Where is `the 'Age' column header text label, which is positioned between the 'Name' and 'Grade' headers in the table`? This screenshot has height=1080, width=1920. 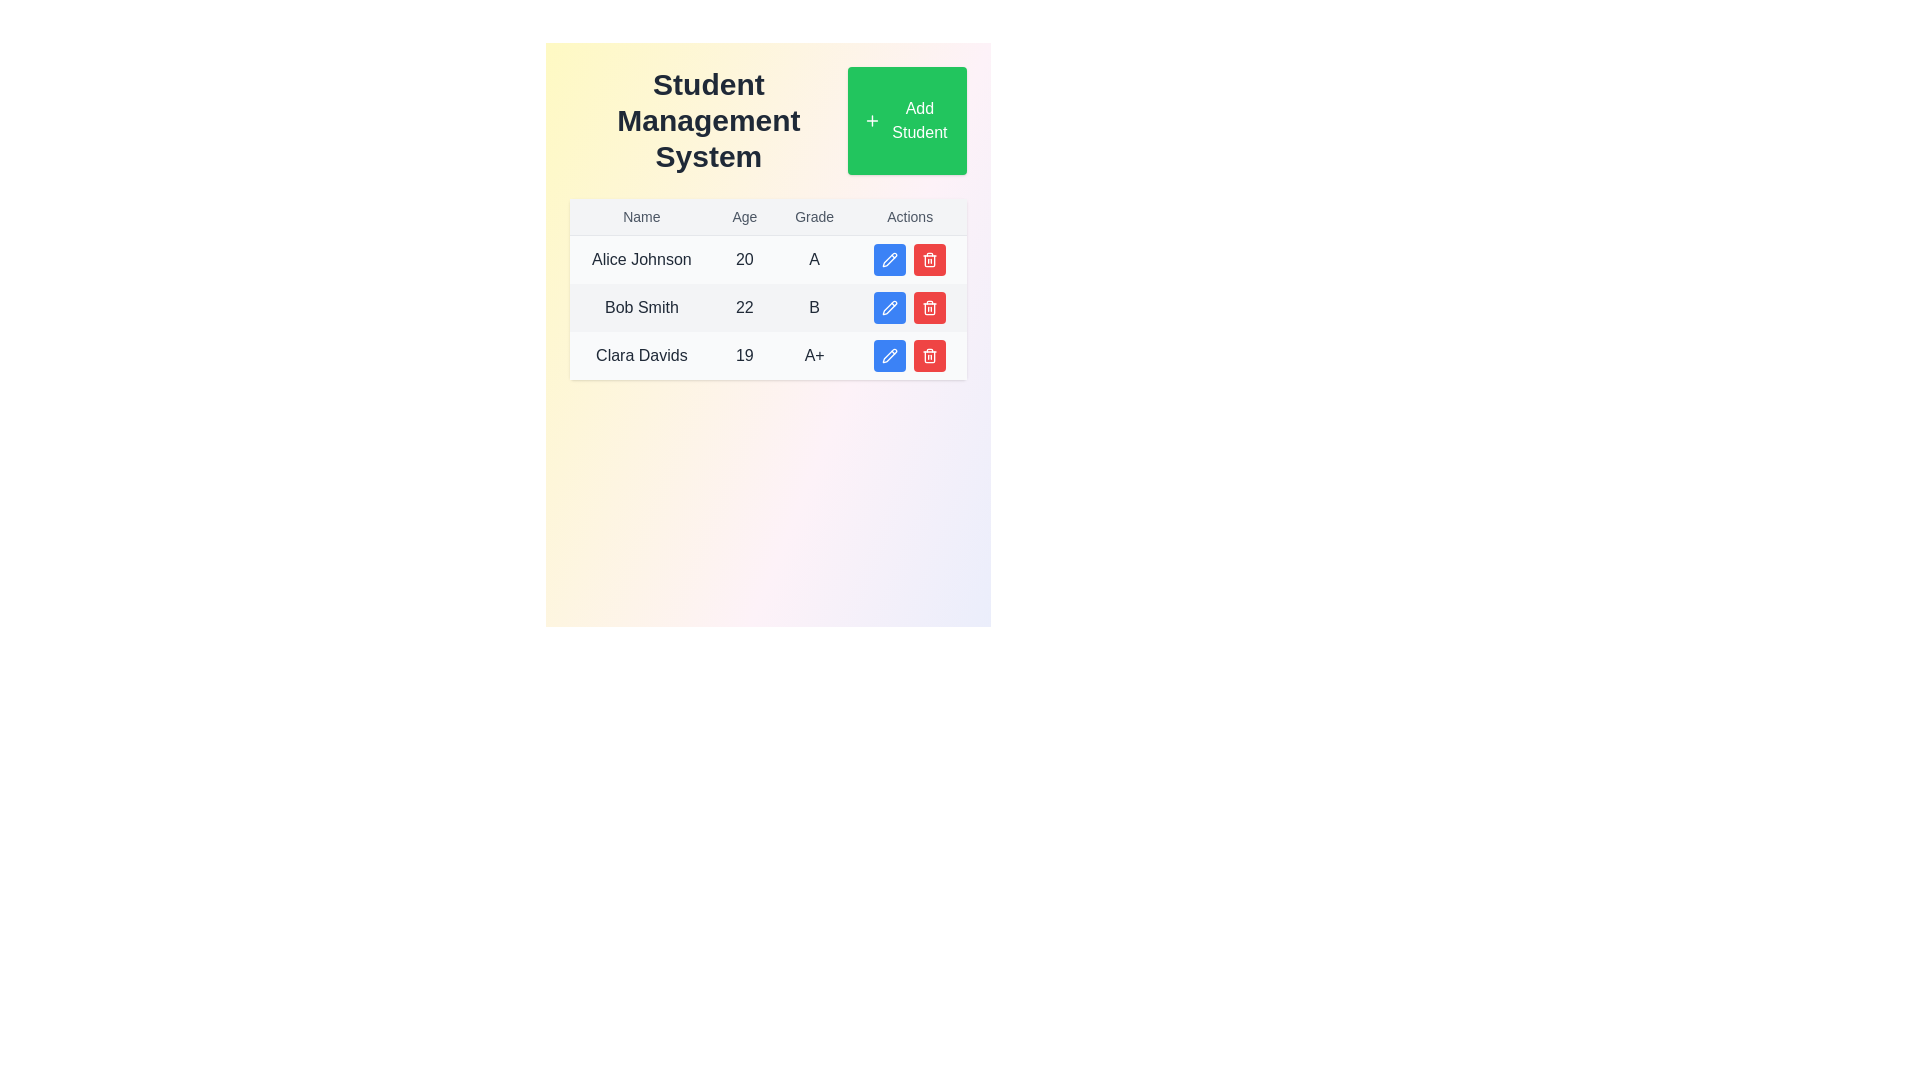 the 'Age' column header text label, which is positioned between the 'Name' and 'Grade' headers in the table is located at coordinates (743, 217).